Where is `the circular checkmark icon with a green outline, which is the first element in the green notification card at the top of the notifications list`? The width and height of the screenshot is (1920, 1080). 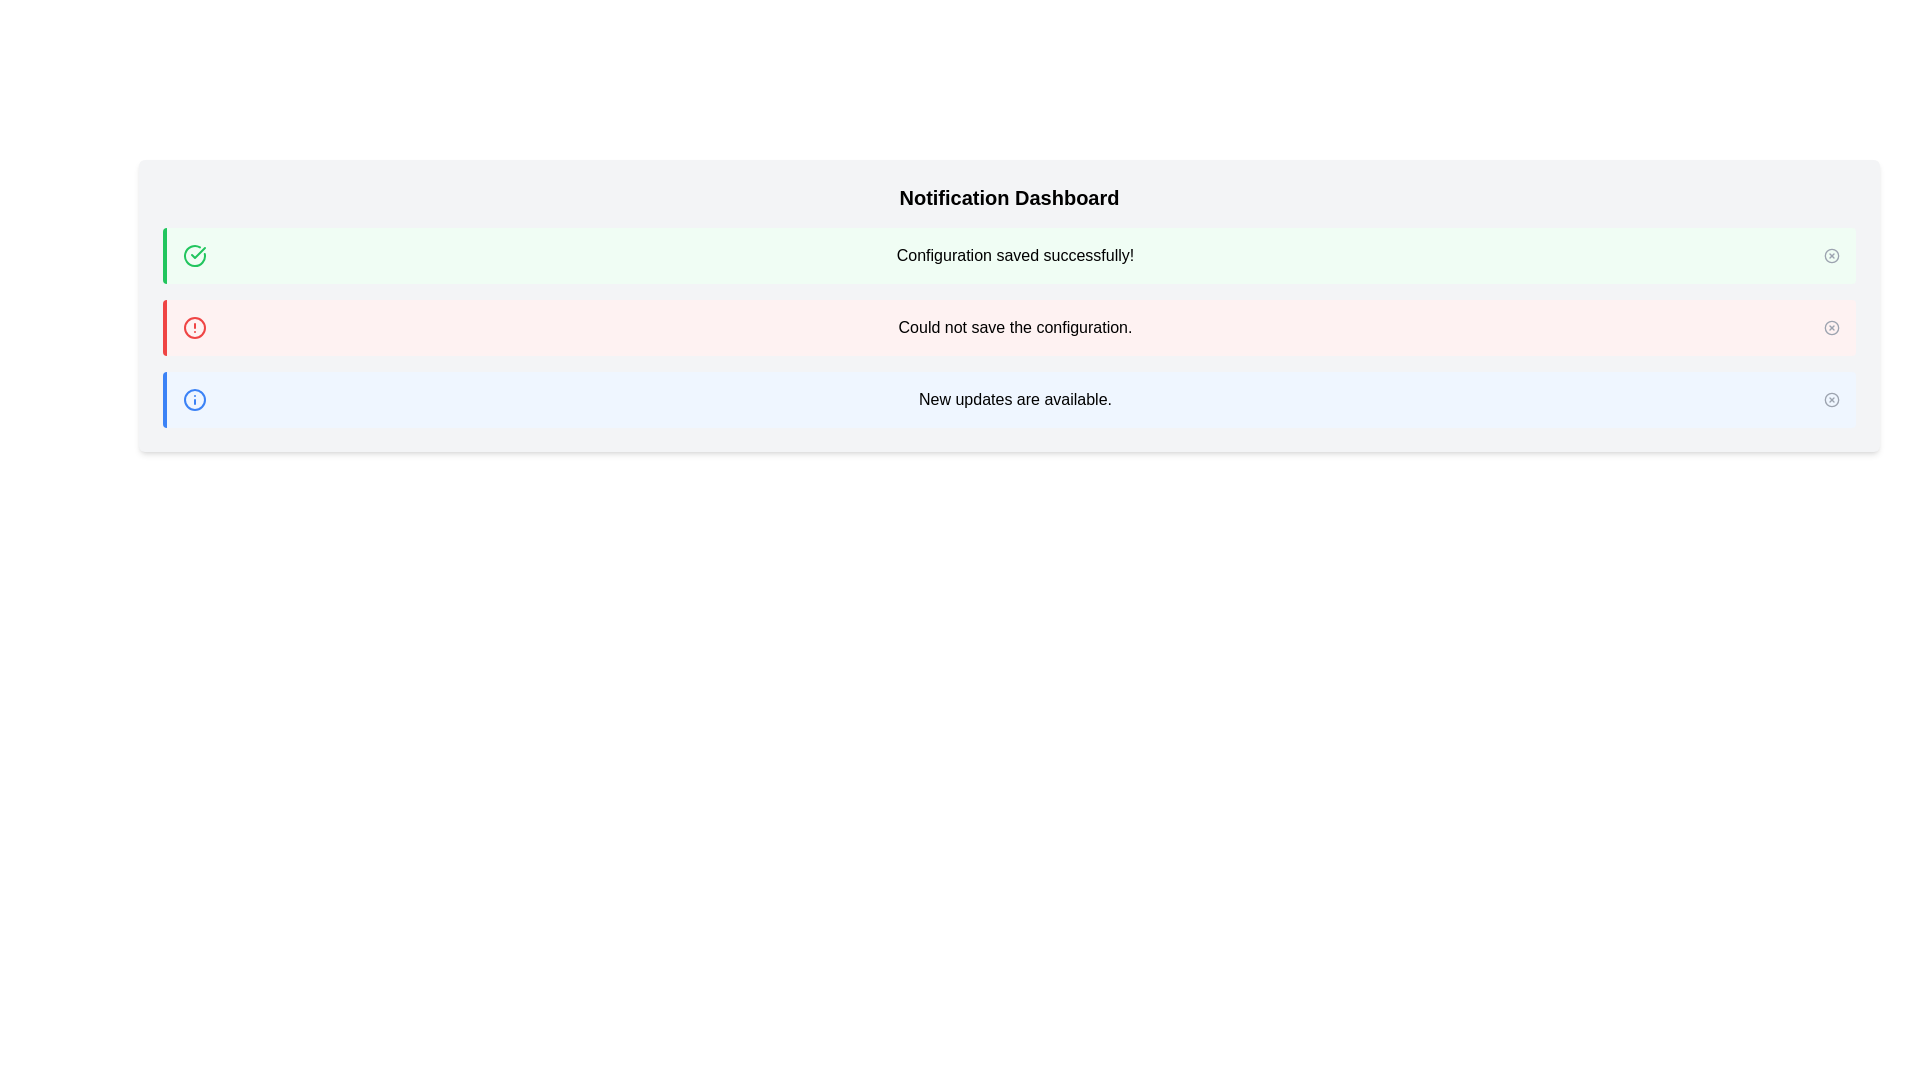 the circular checkmark icon with a green outline, which is the first element in the green notification card at the top of the notifications list is located at coordinates (195, 254).